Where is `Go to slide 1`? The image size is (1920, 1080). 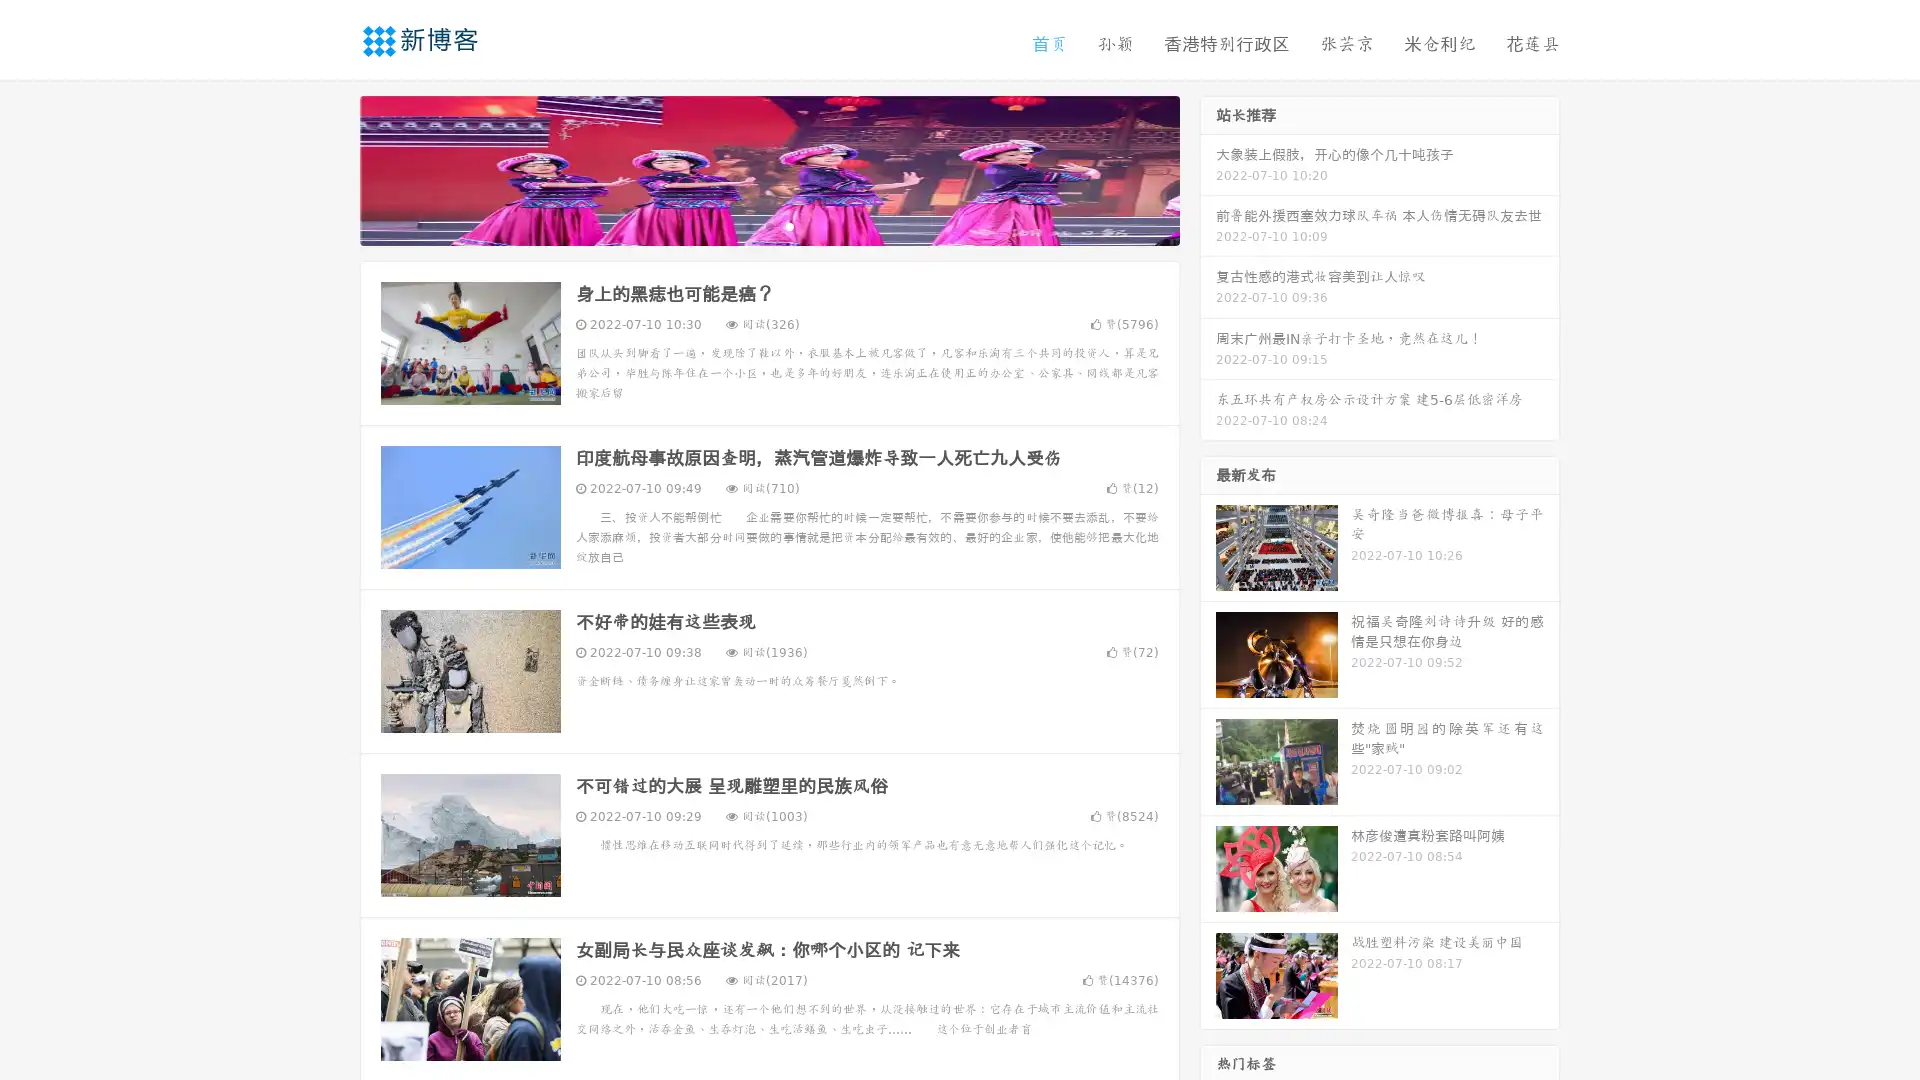 Go to slide 1 is located at coordinates (748, 225).